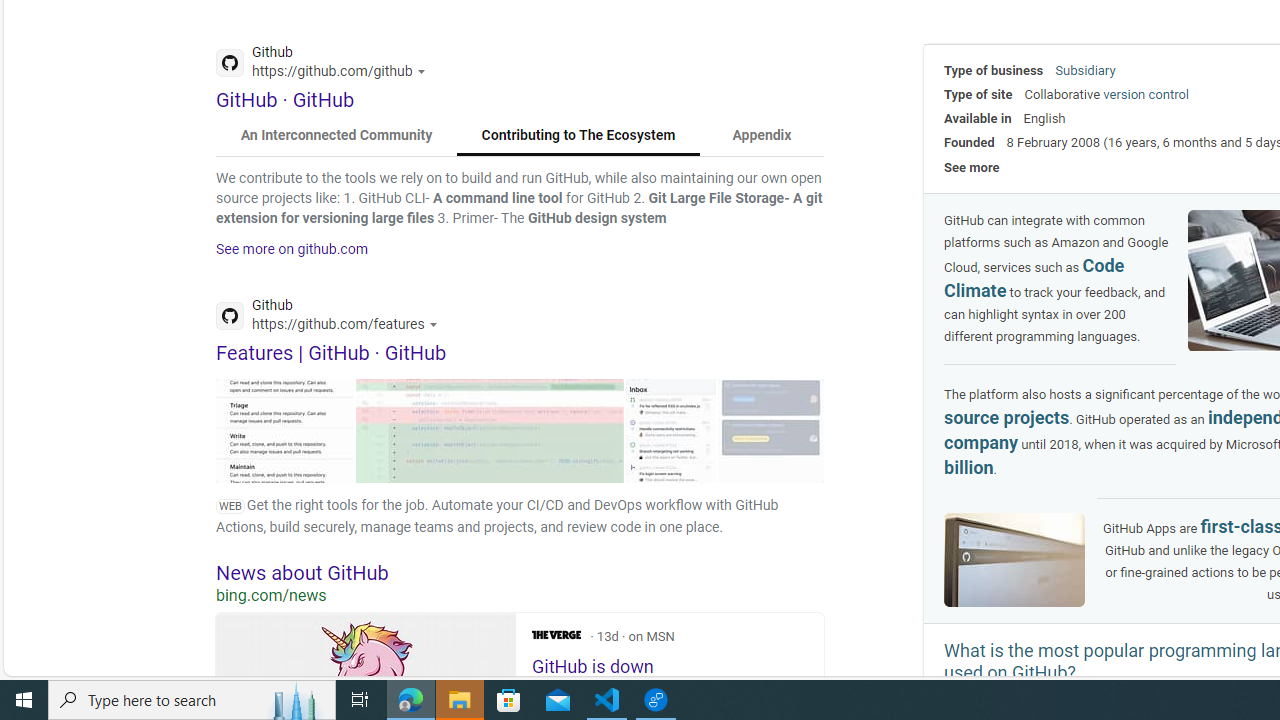 Image resolution: width=1280 pixels, height=720 pixels. Describe the element at coordinates (337, 135) in the screenshot. I see `'An Interconnected Community'` at that location.